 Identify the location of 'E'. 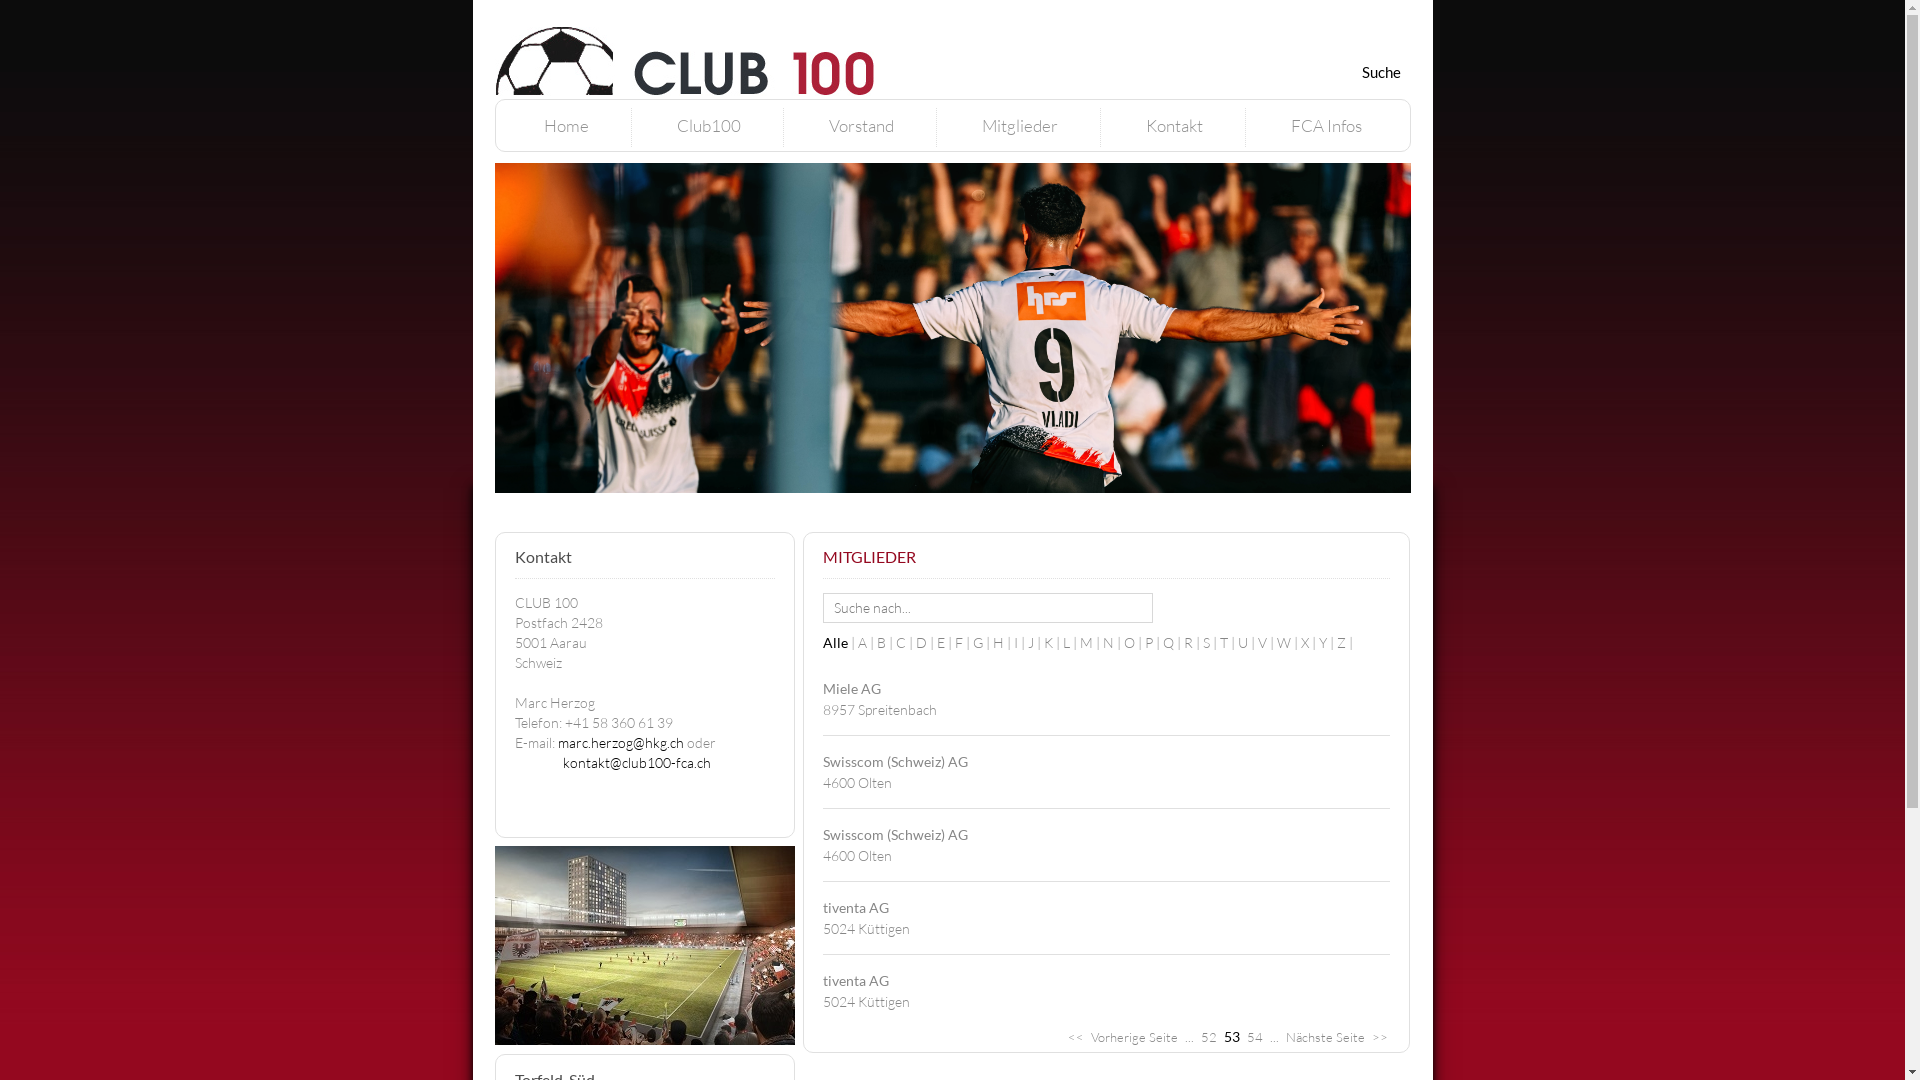
(935, 642).